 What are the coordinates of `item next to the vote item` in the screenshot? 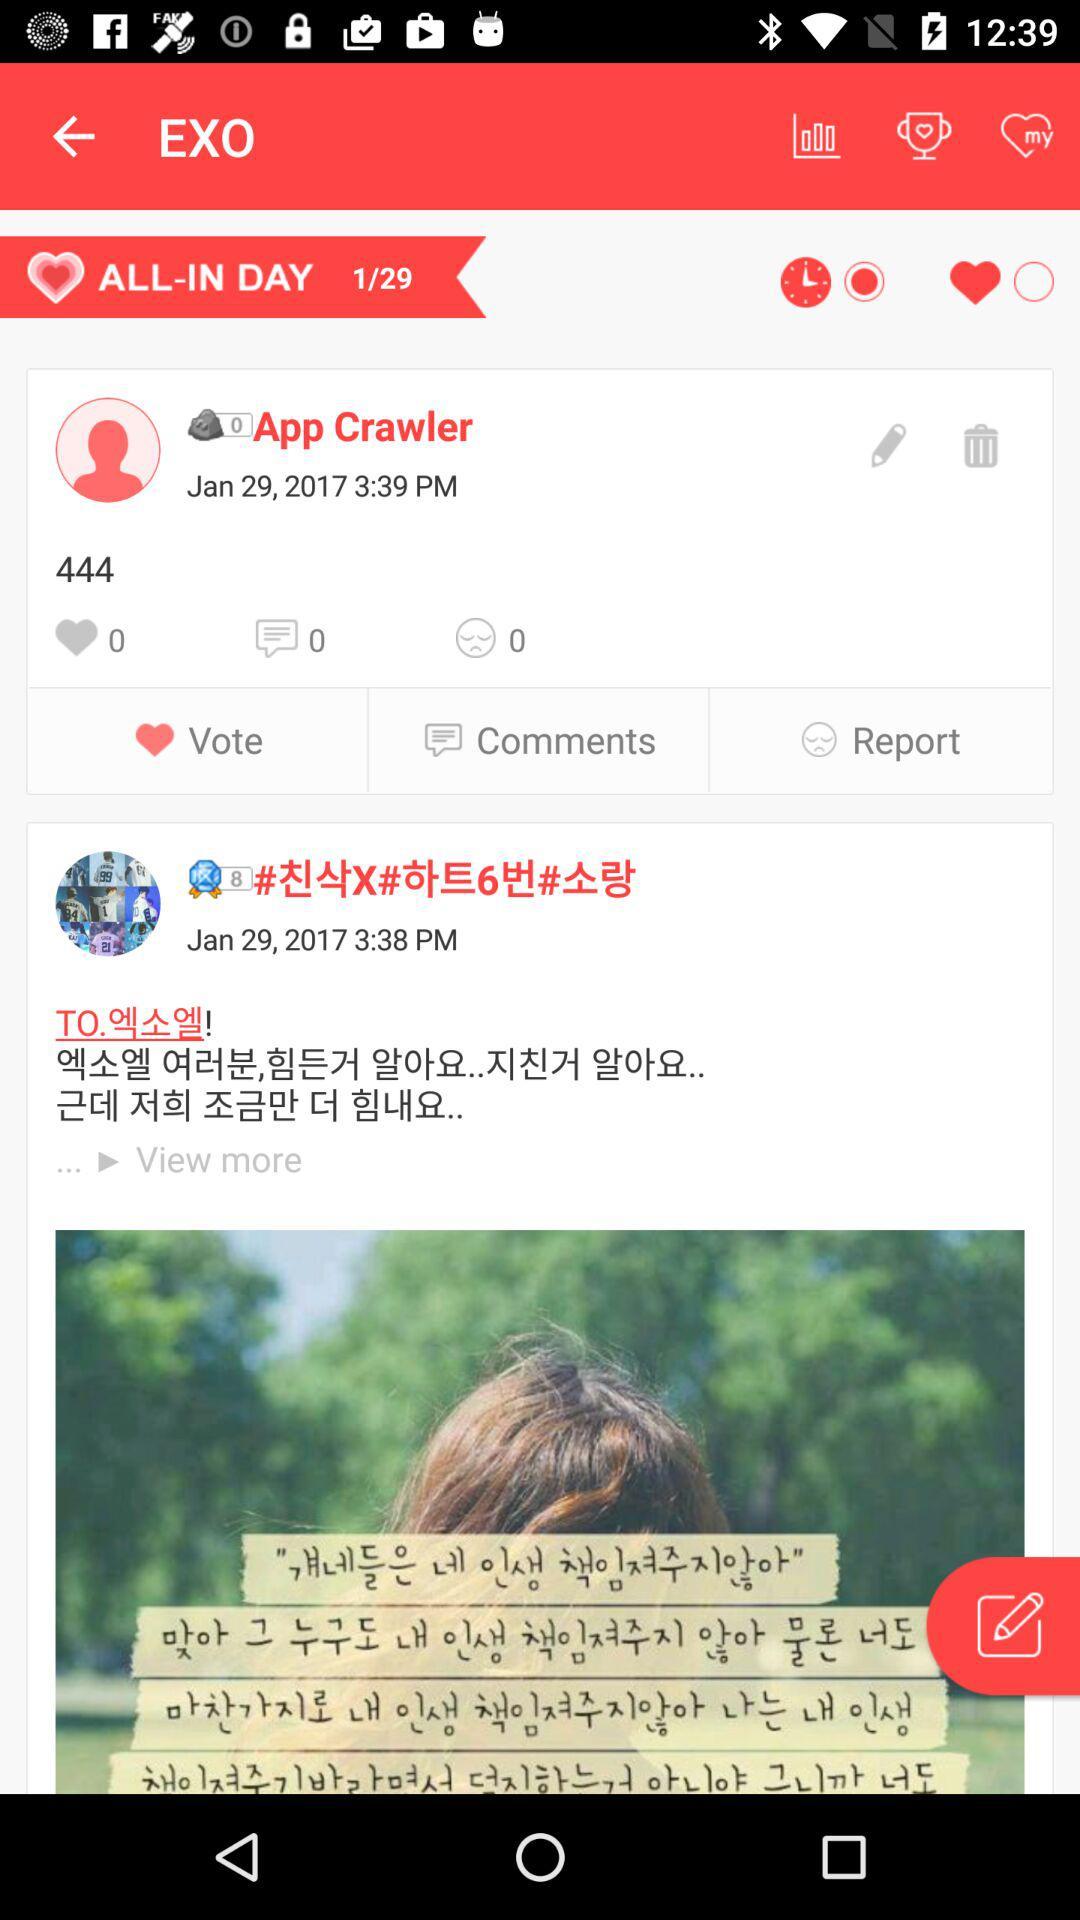 It's located at (161, 738).